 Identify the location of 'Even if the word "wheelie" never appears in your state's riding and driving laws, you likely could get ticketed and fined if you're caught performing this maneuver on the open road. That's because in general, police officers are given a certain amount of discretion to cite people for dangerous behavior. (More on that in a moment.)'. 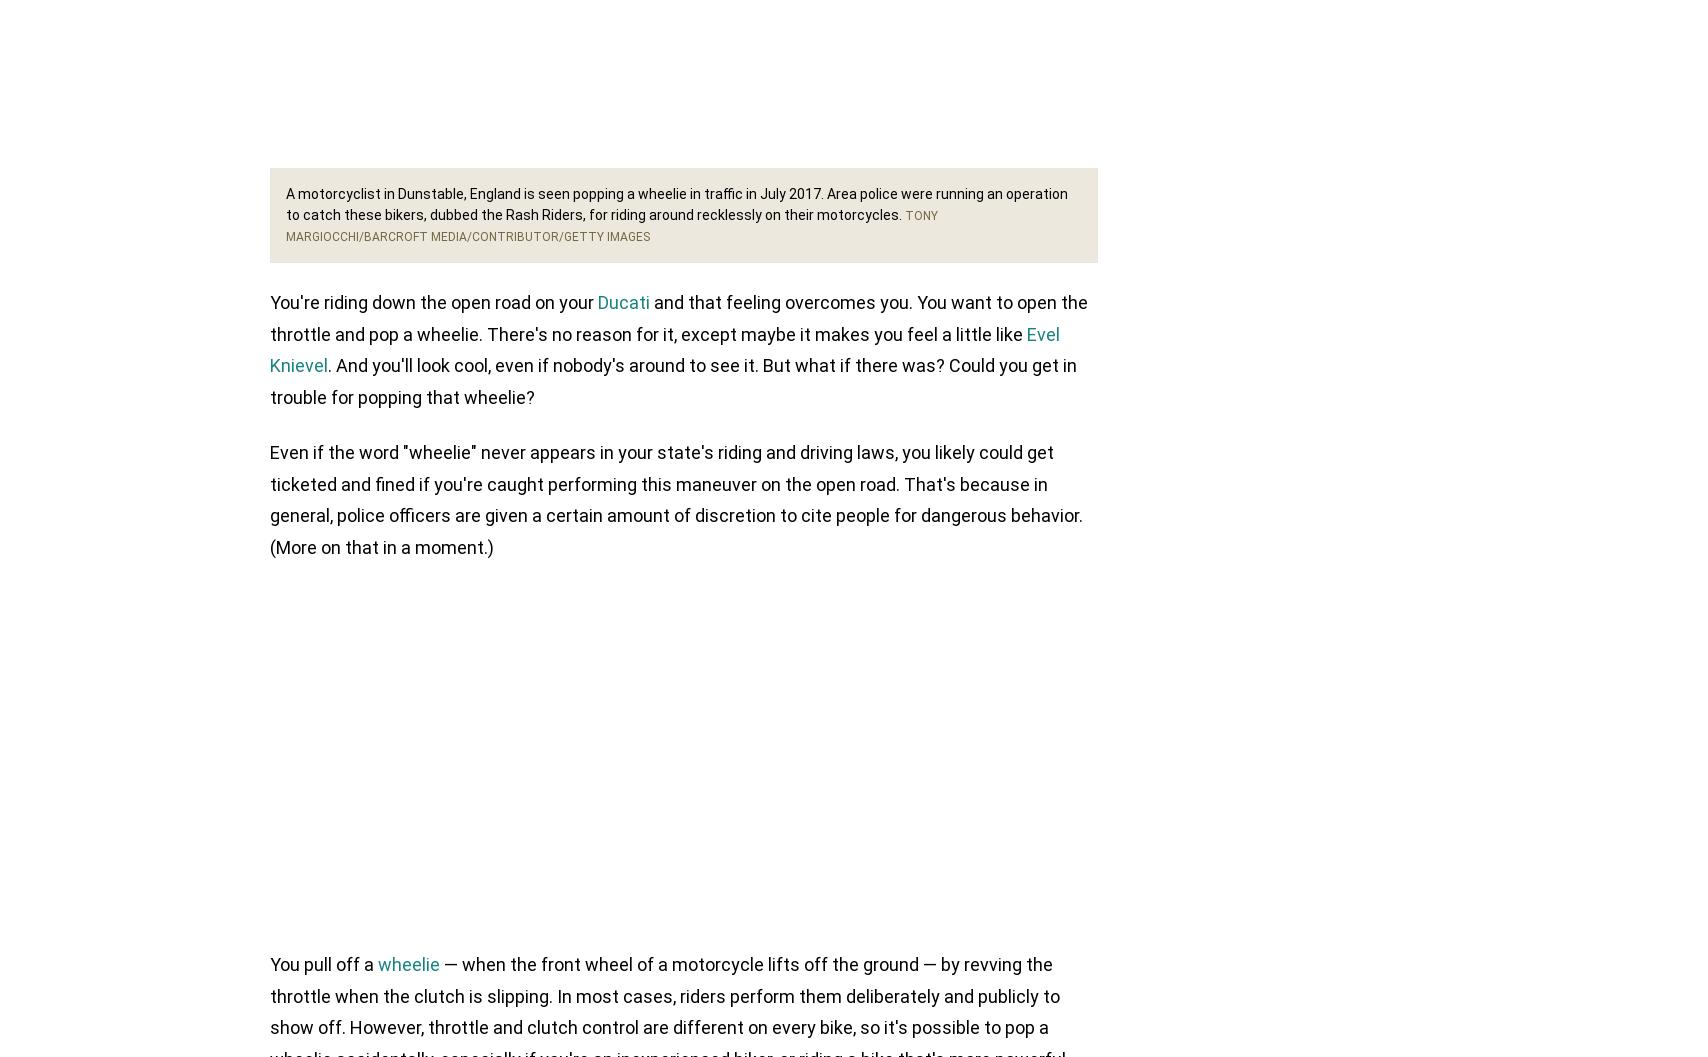
(676, 499).